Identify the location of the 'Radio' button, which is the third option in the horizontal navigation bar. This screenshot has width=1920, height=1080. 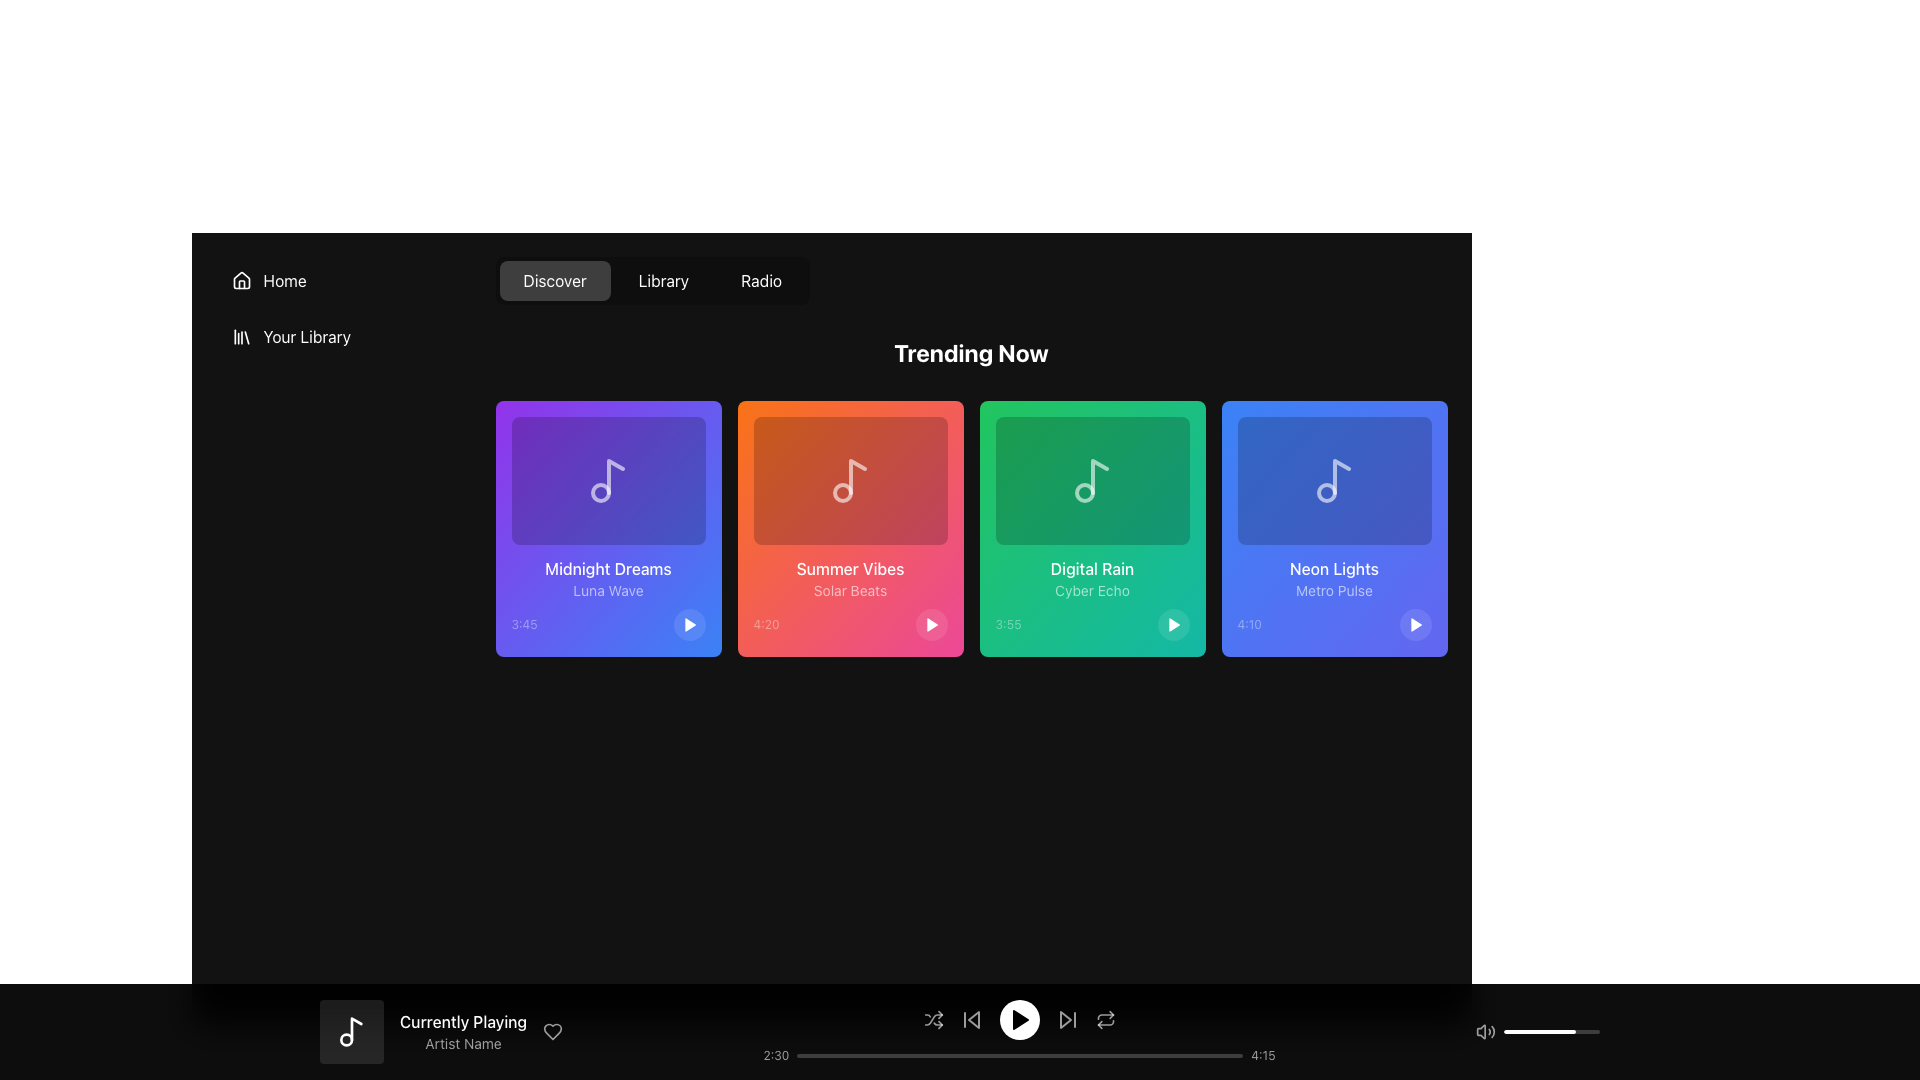
(760, 281).